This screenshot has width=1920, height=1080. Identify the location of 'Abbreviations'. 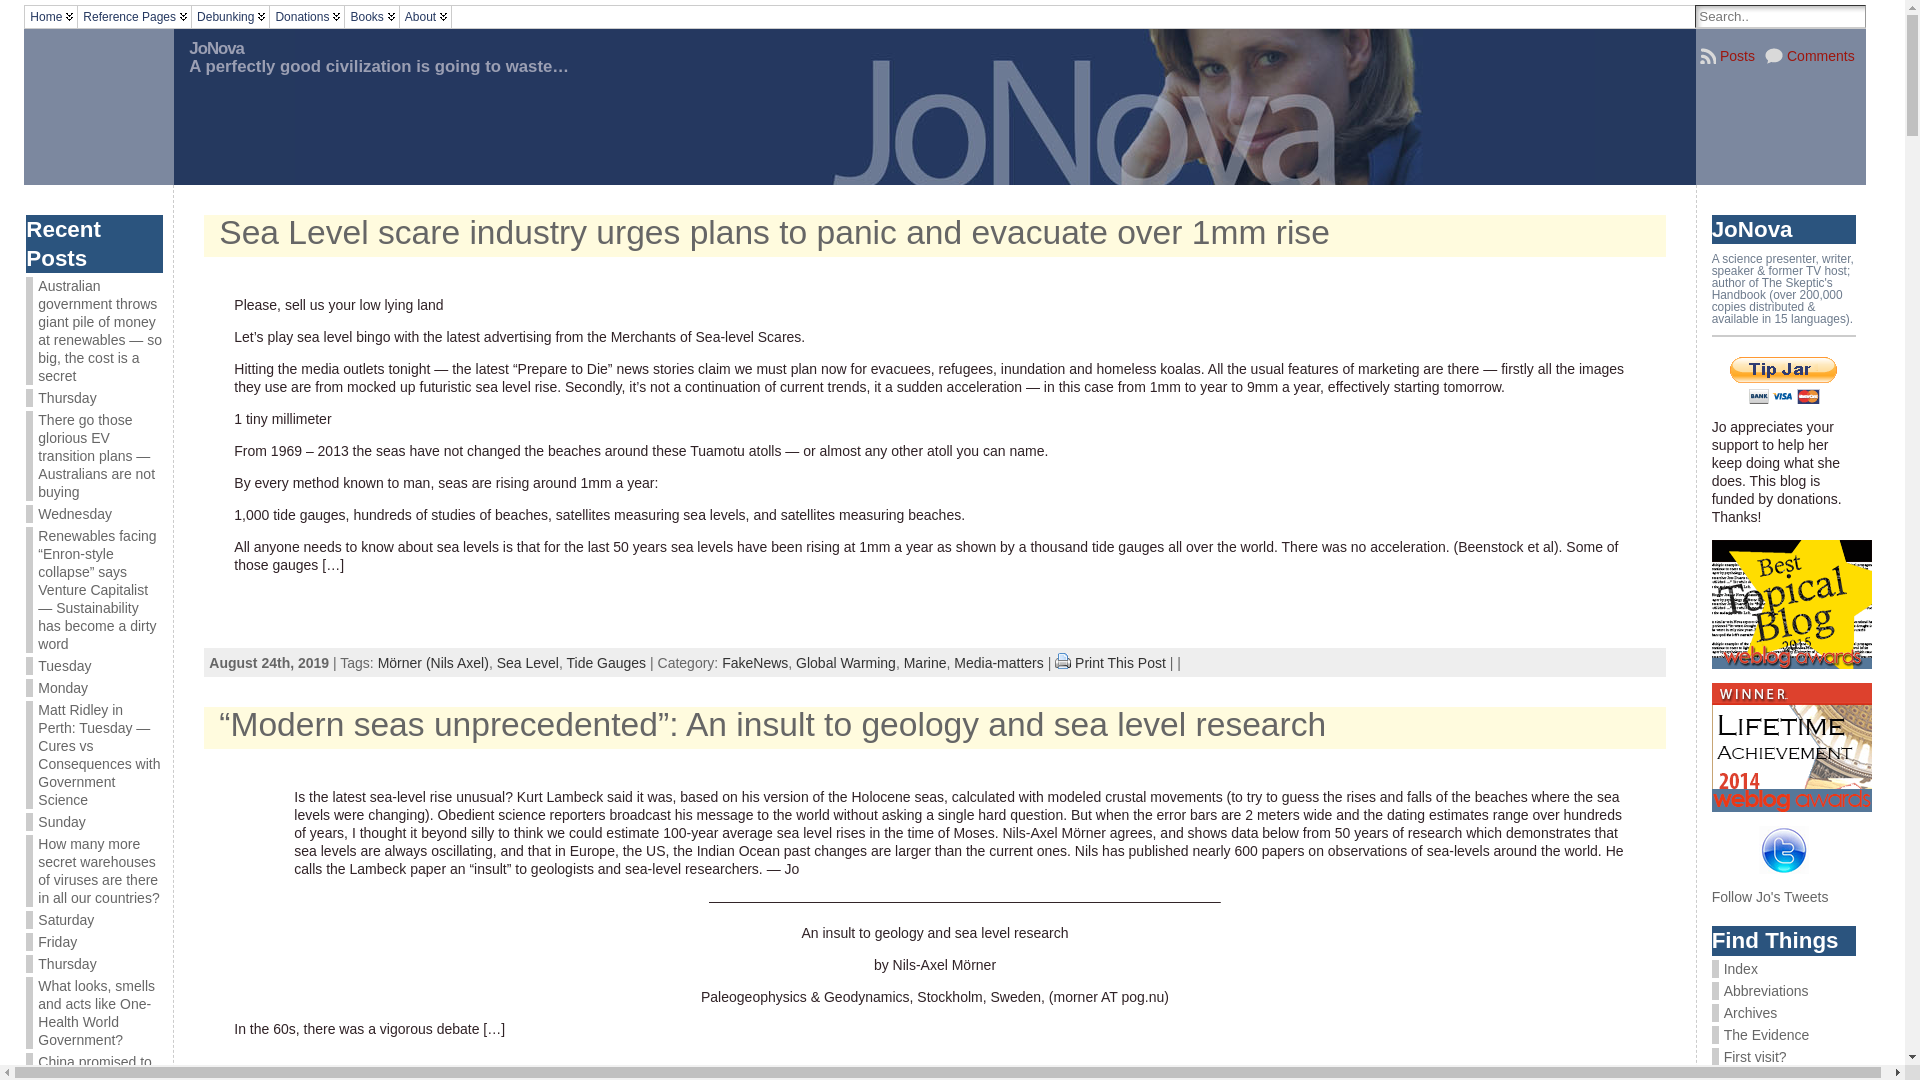
(1711, 991).